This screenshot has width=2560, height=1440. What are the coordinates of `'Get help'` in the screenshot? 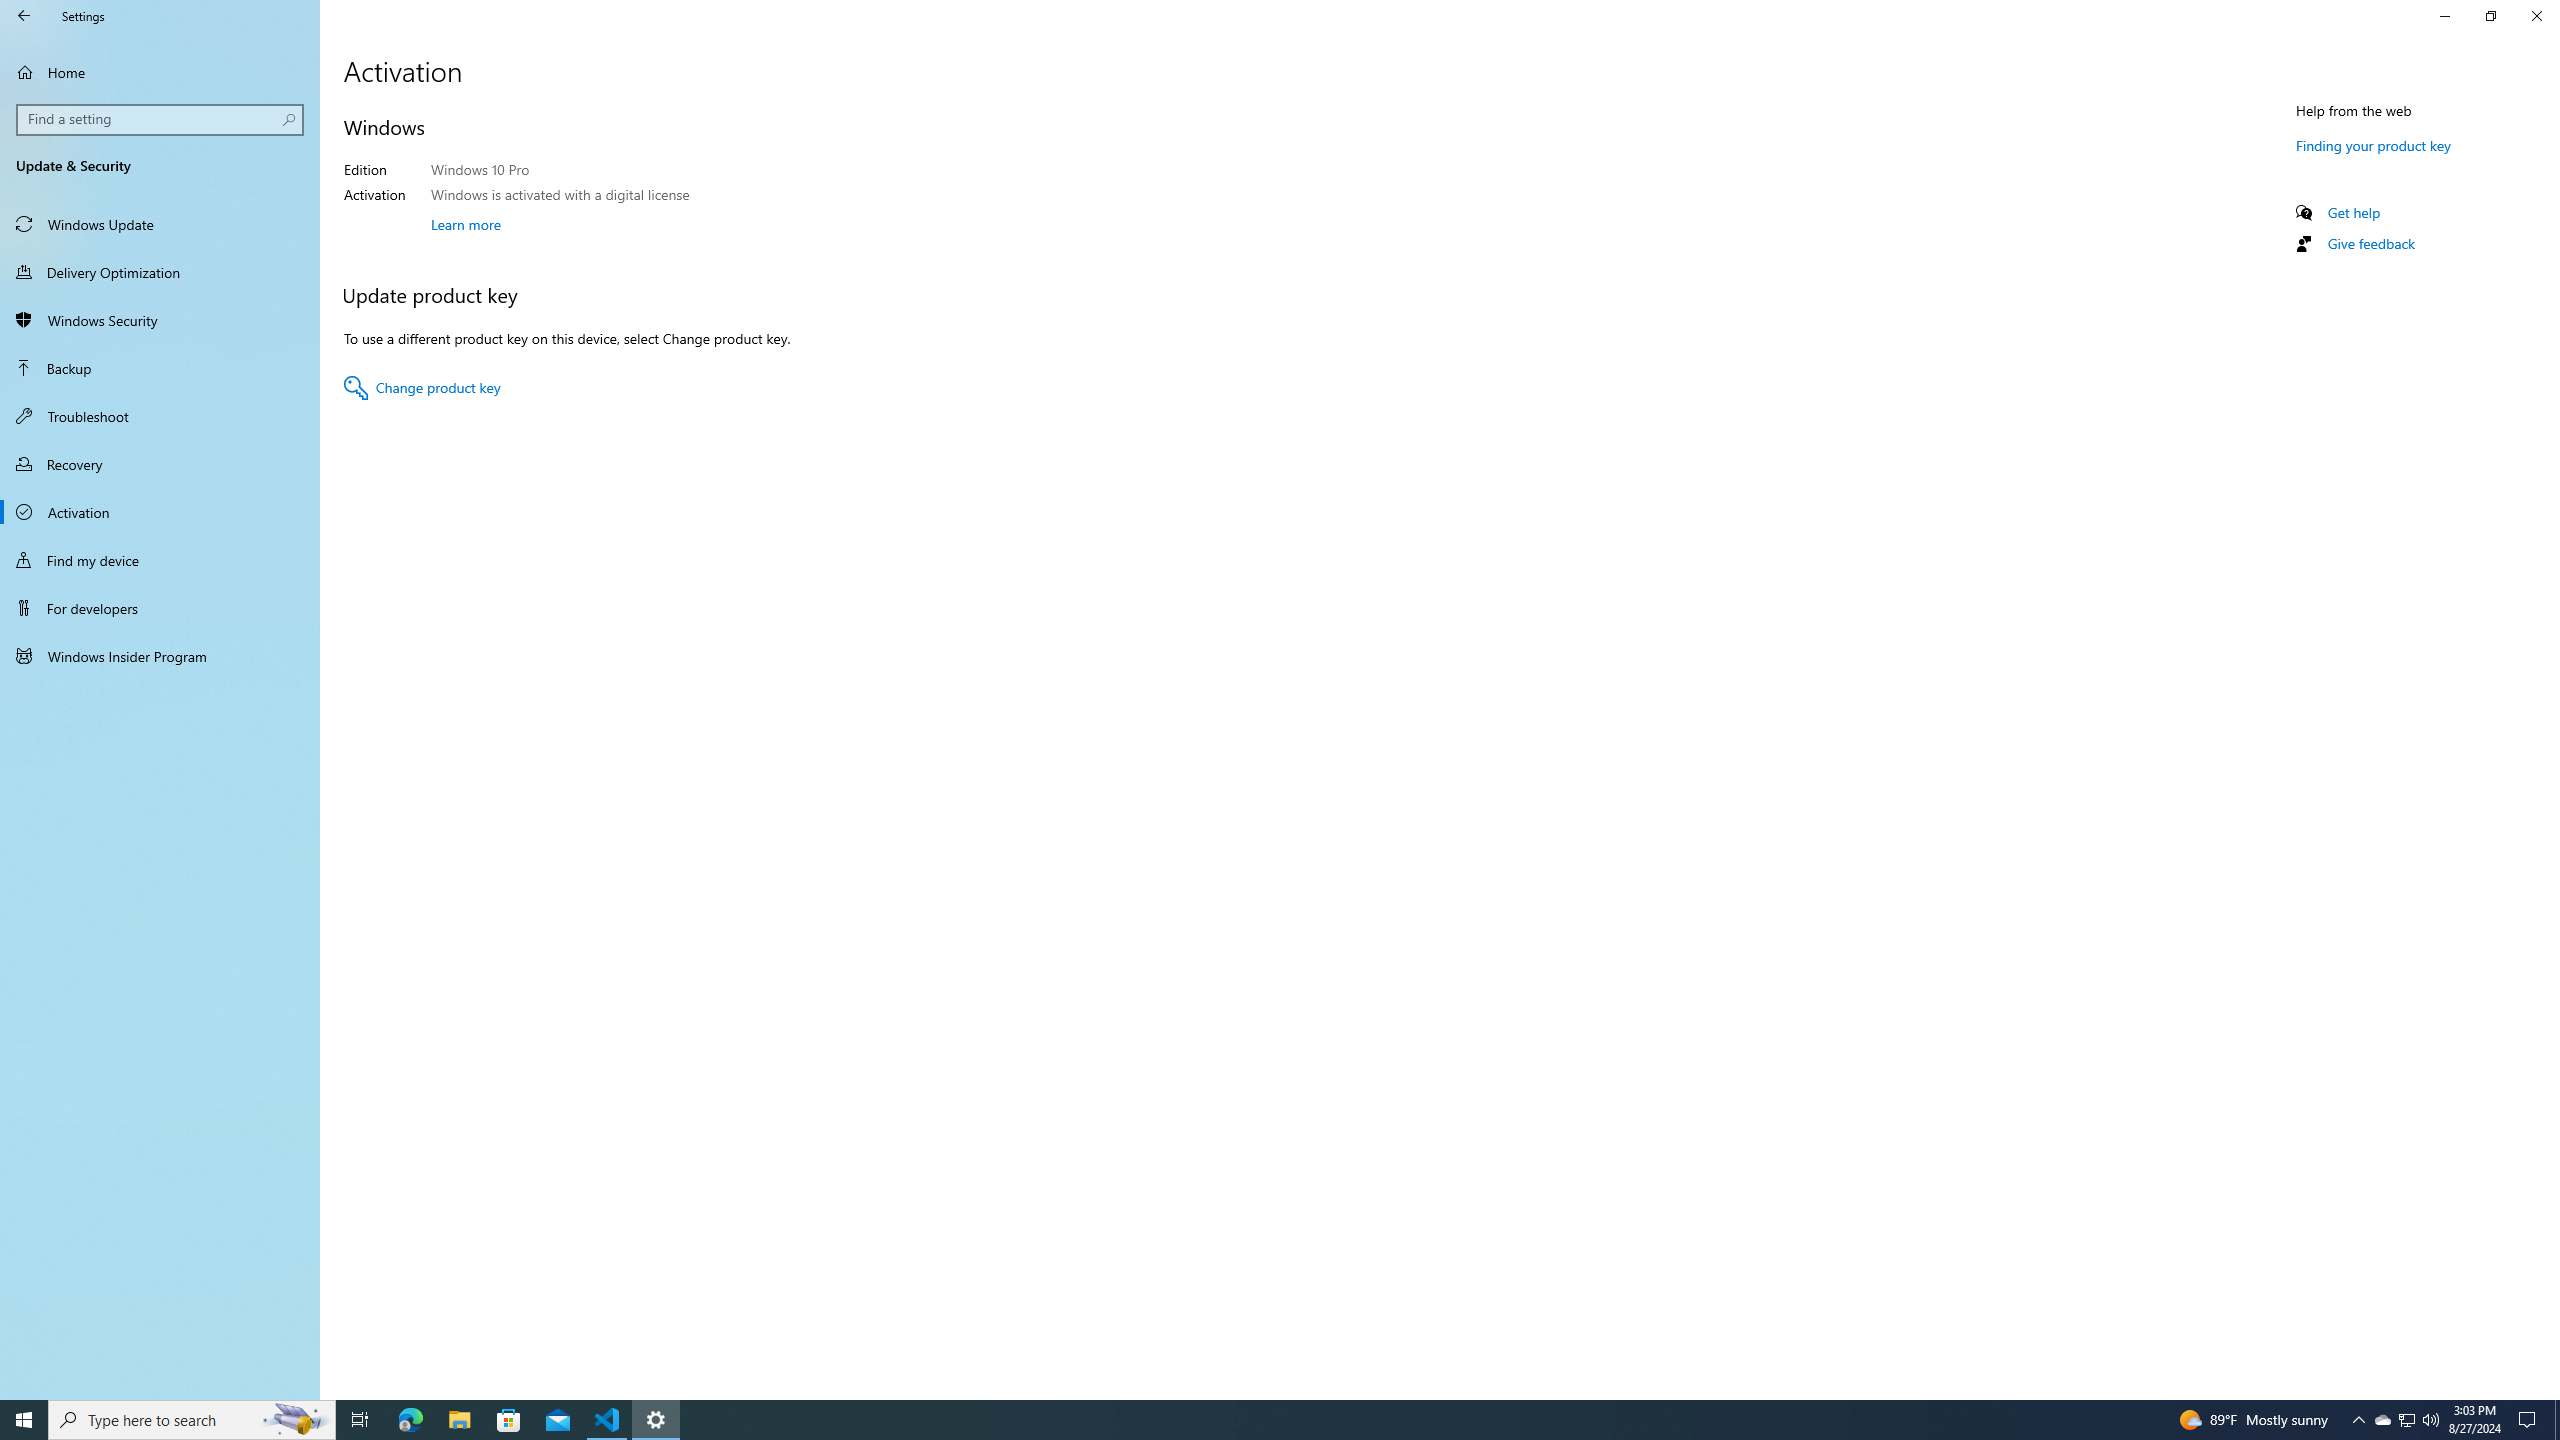 It's located at (2352, 211).